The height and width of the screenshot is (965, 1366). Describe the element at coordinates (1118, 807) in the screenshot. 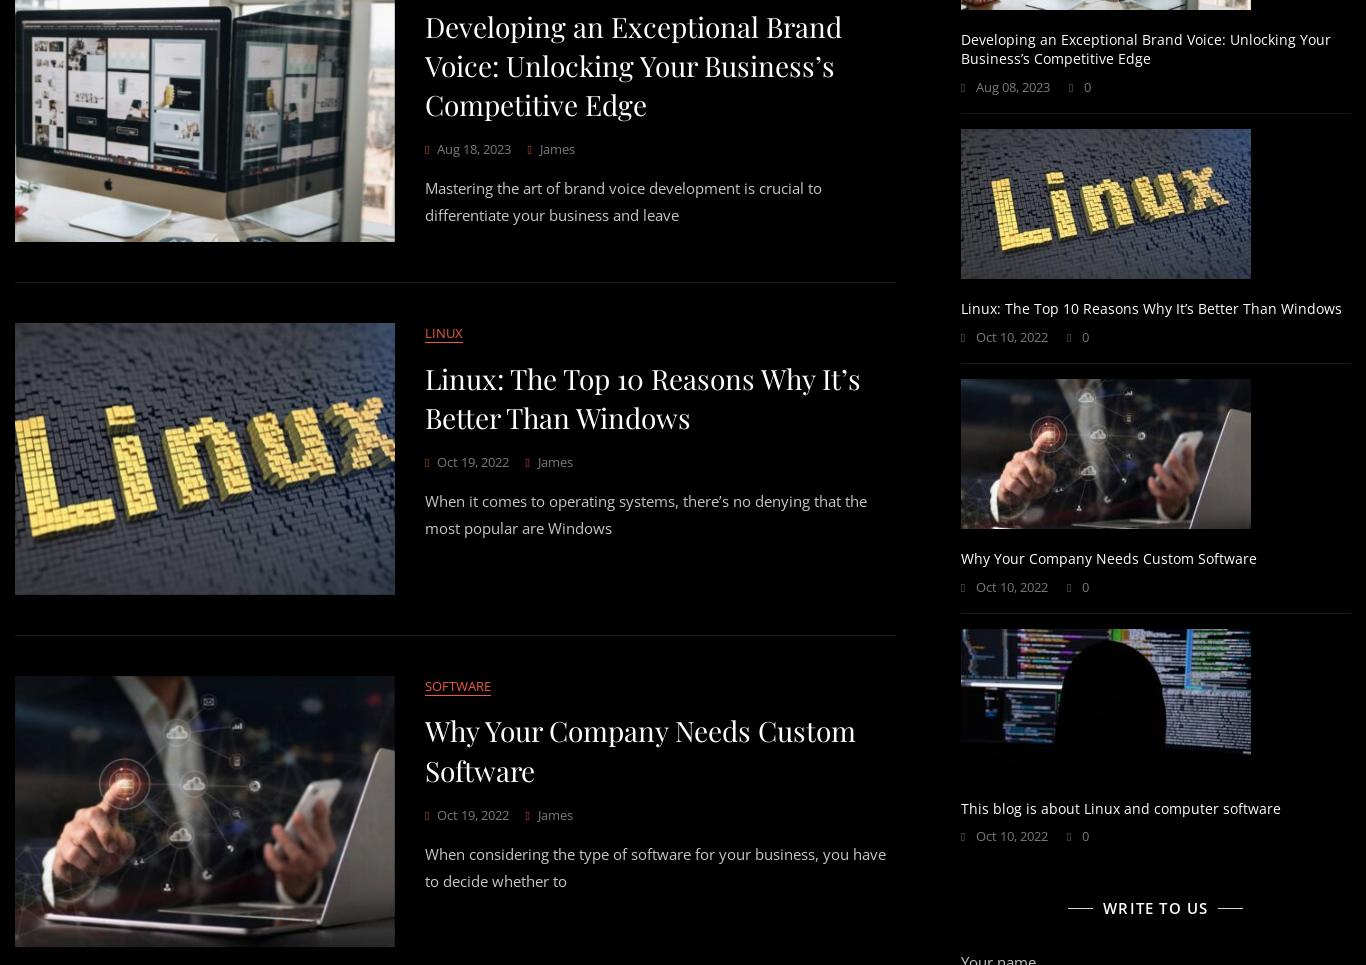

I see `'This blog is about Linux and computer software'` at that location.